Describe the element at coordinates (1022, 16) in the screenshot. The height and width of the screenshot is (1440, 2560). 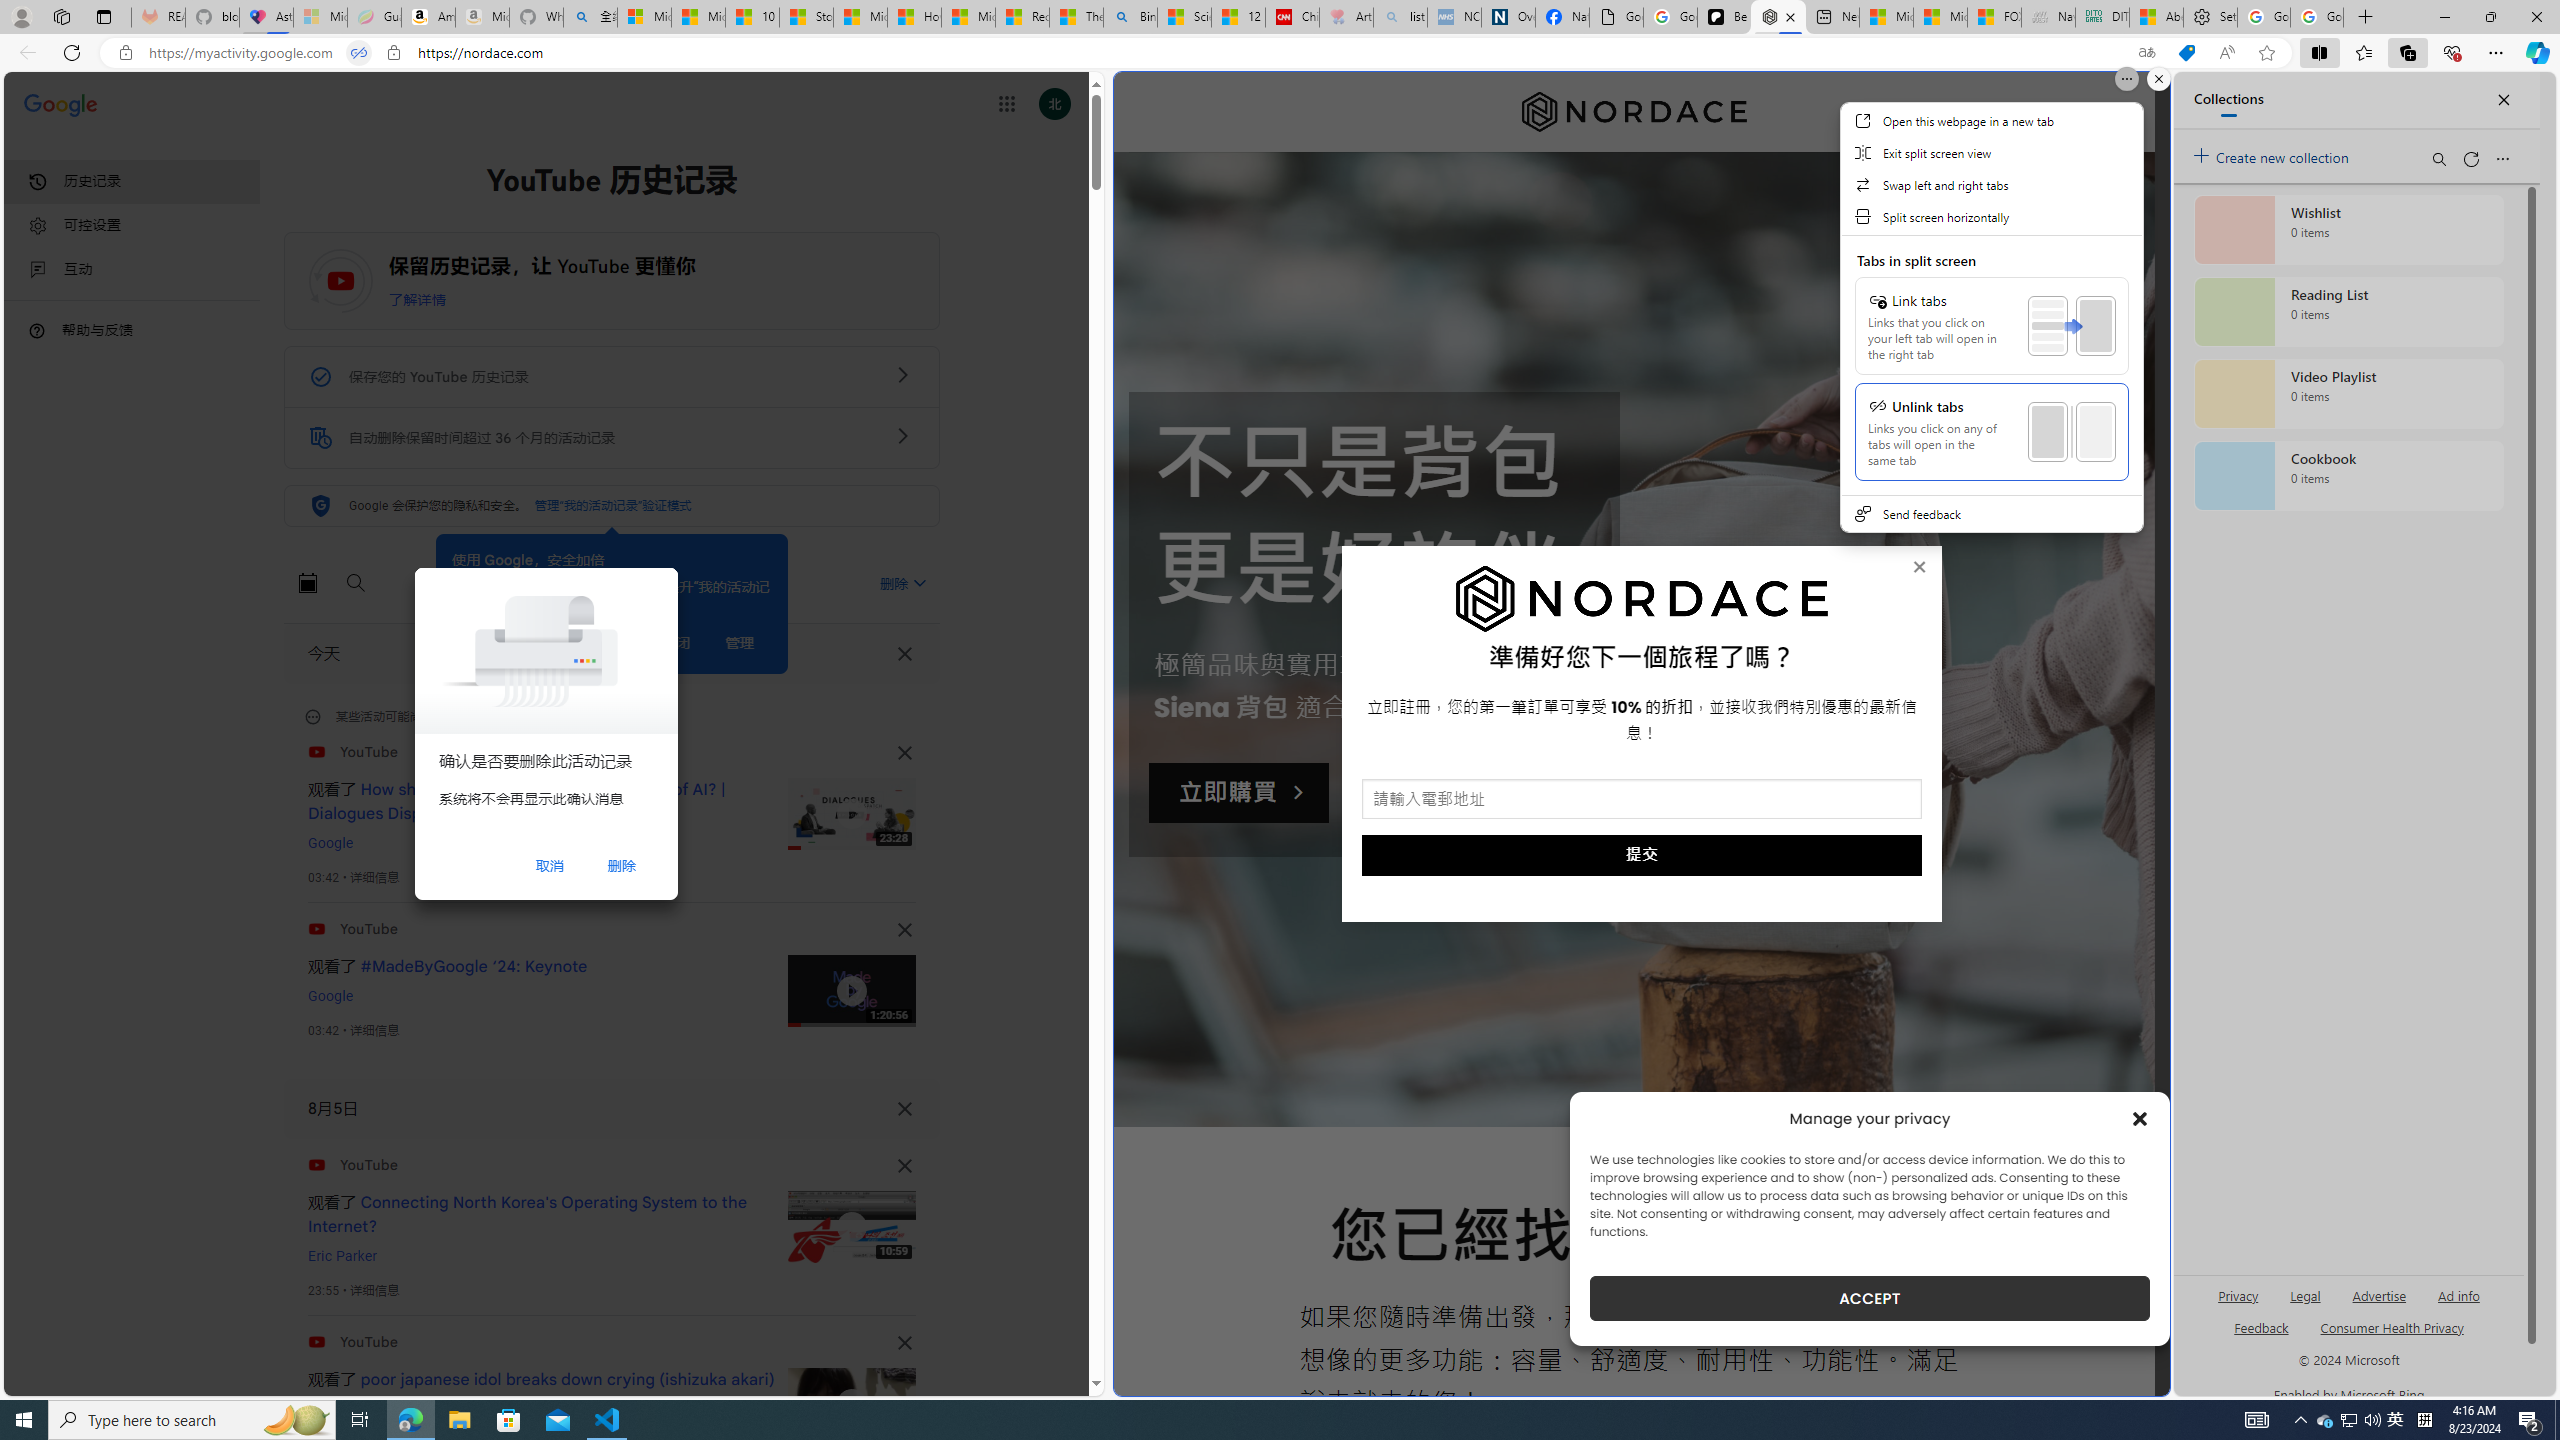
I see `'Recipes - MSN'` at that location.